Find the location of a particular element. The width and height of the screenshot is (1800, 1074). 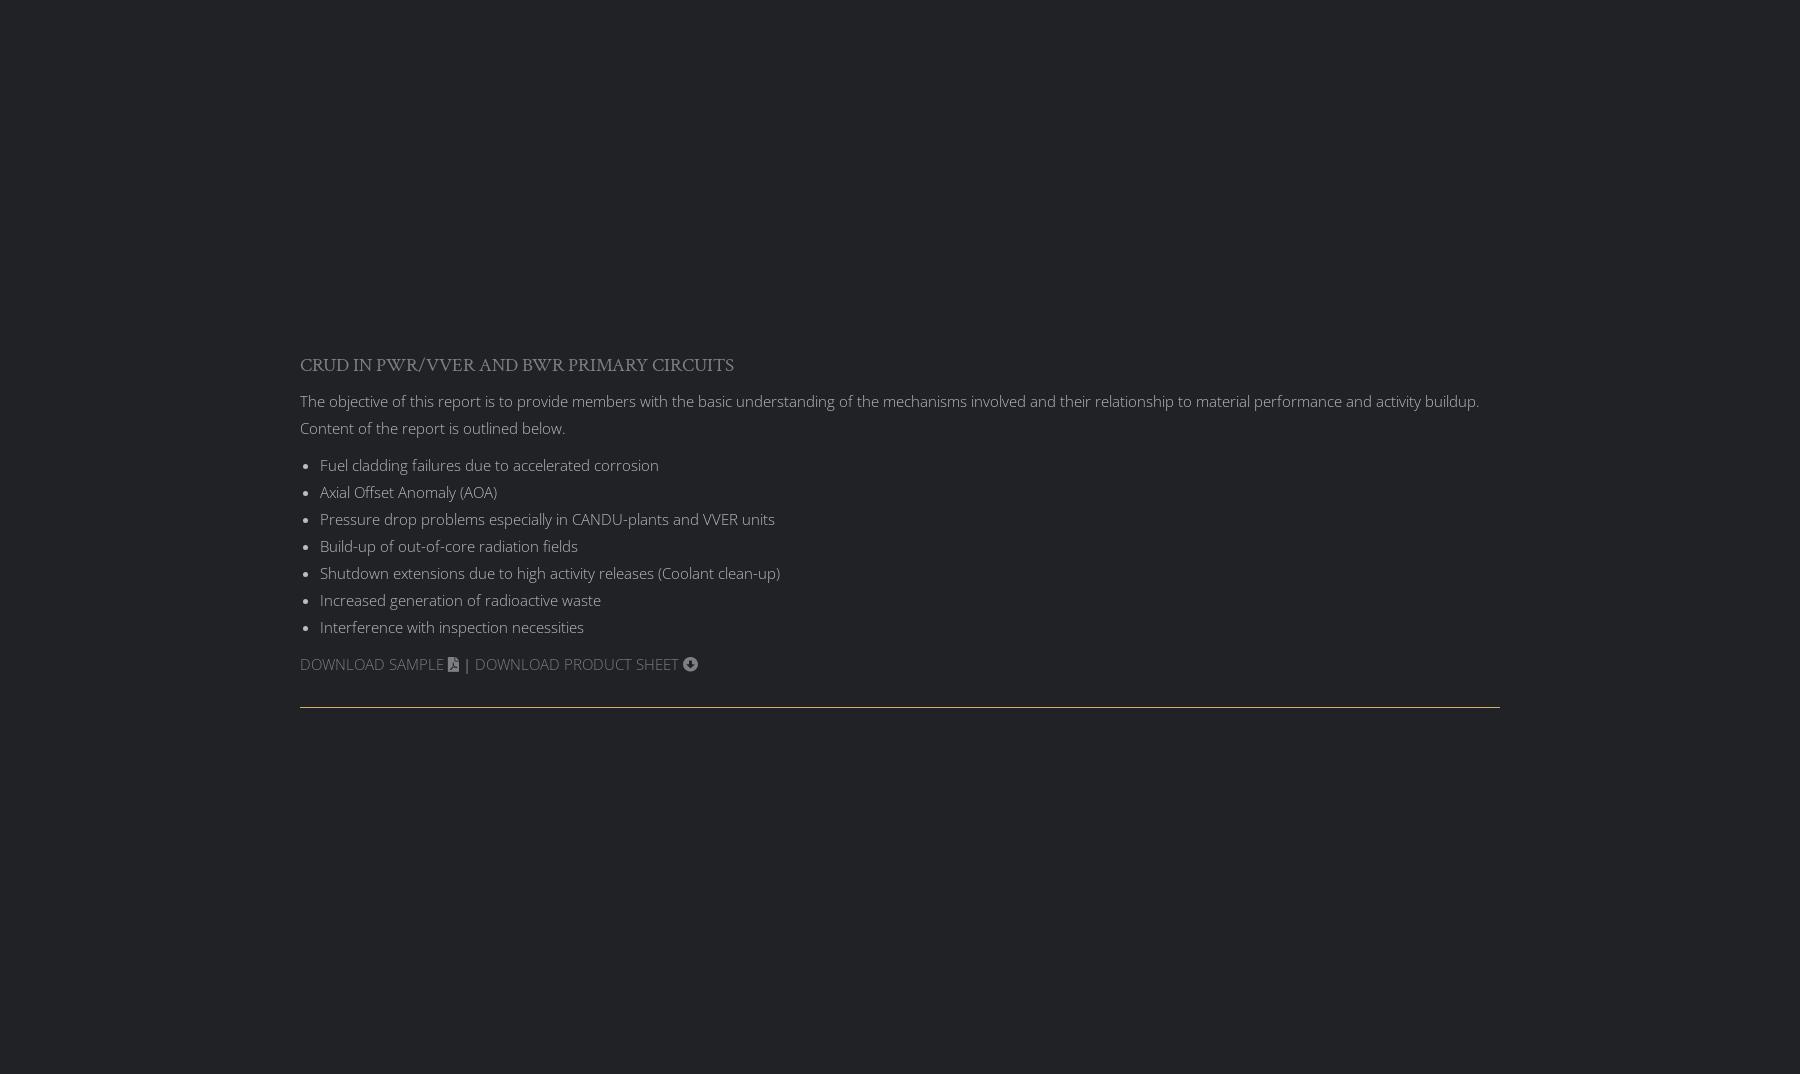

'Pressure drop problems especially in CANDU-plants and VVER units' is located at coordinates (546, 517).